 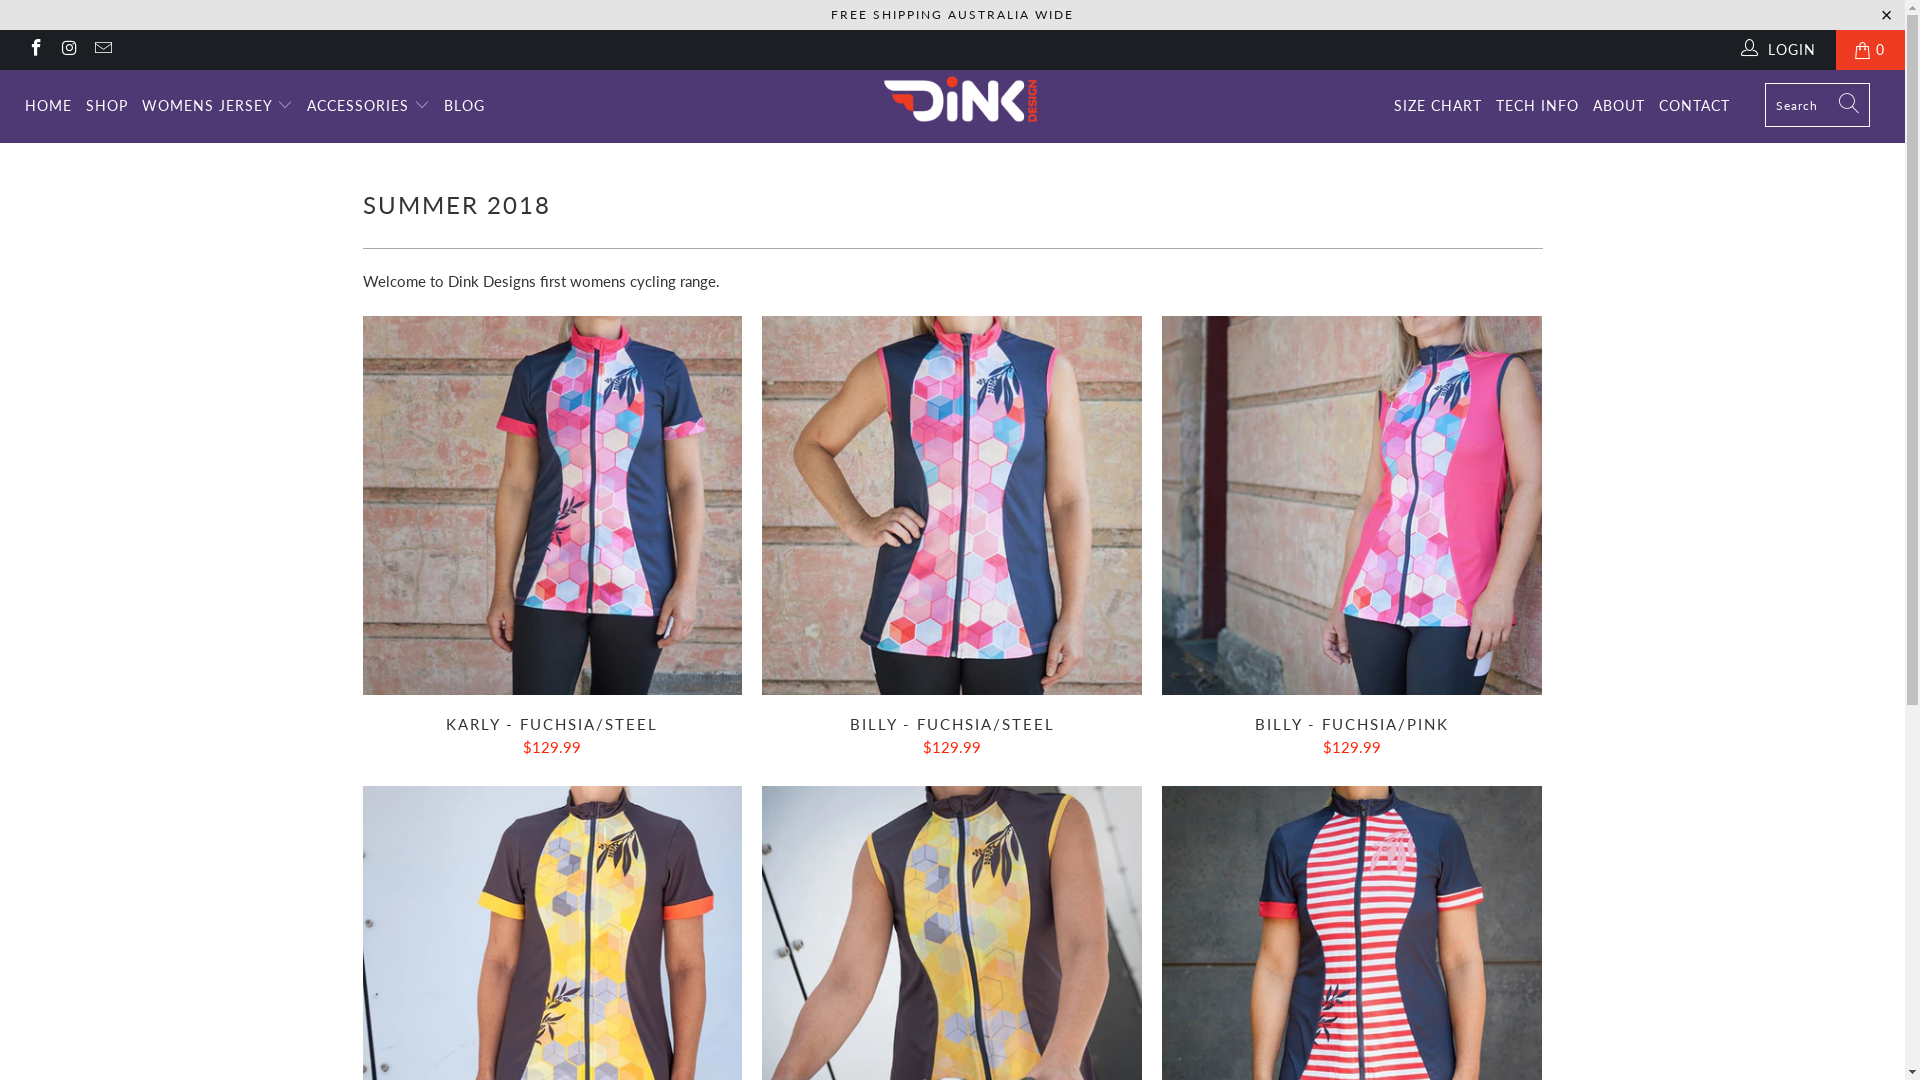 What do you see at coordinates (1536, 106) in the screenshot?
I see `'TECH INFO'` at bounding box center [1536, 106].